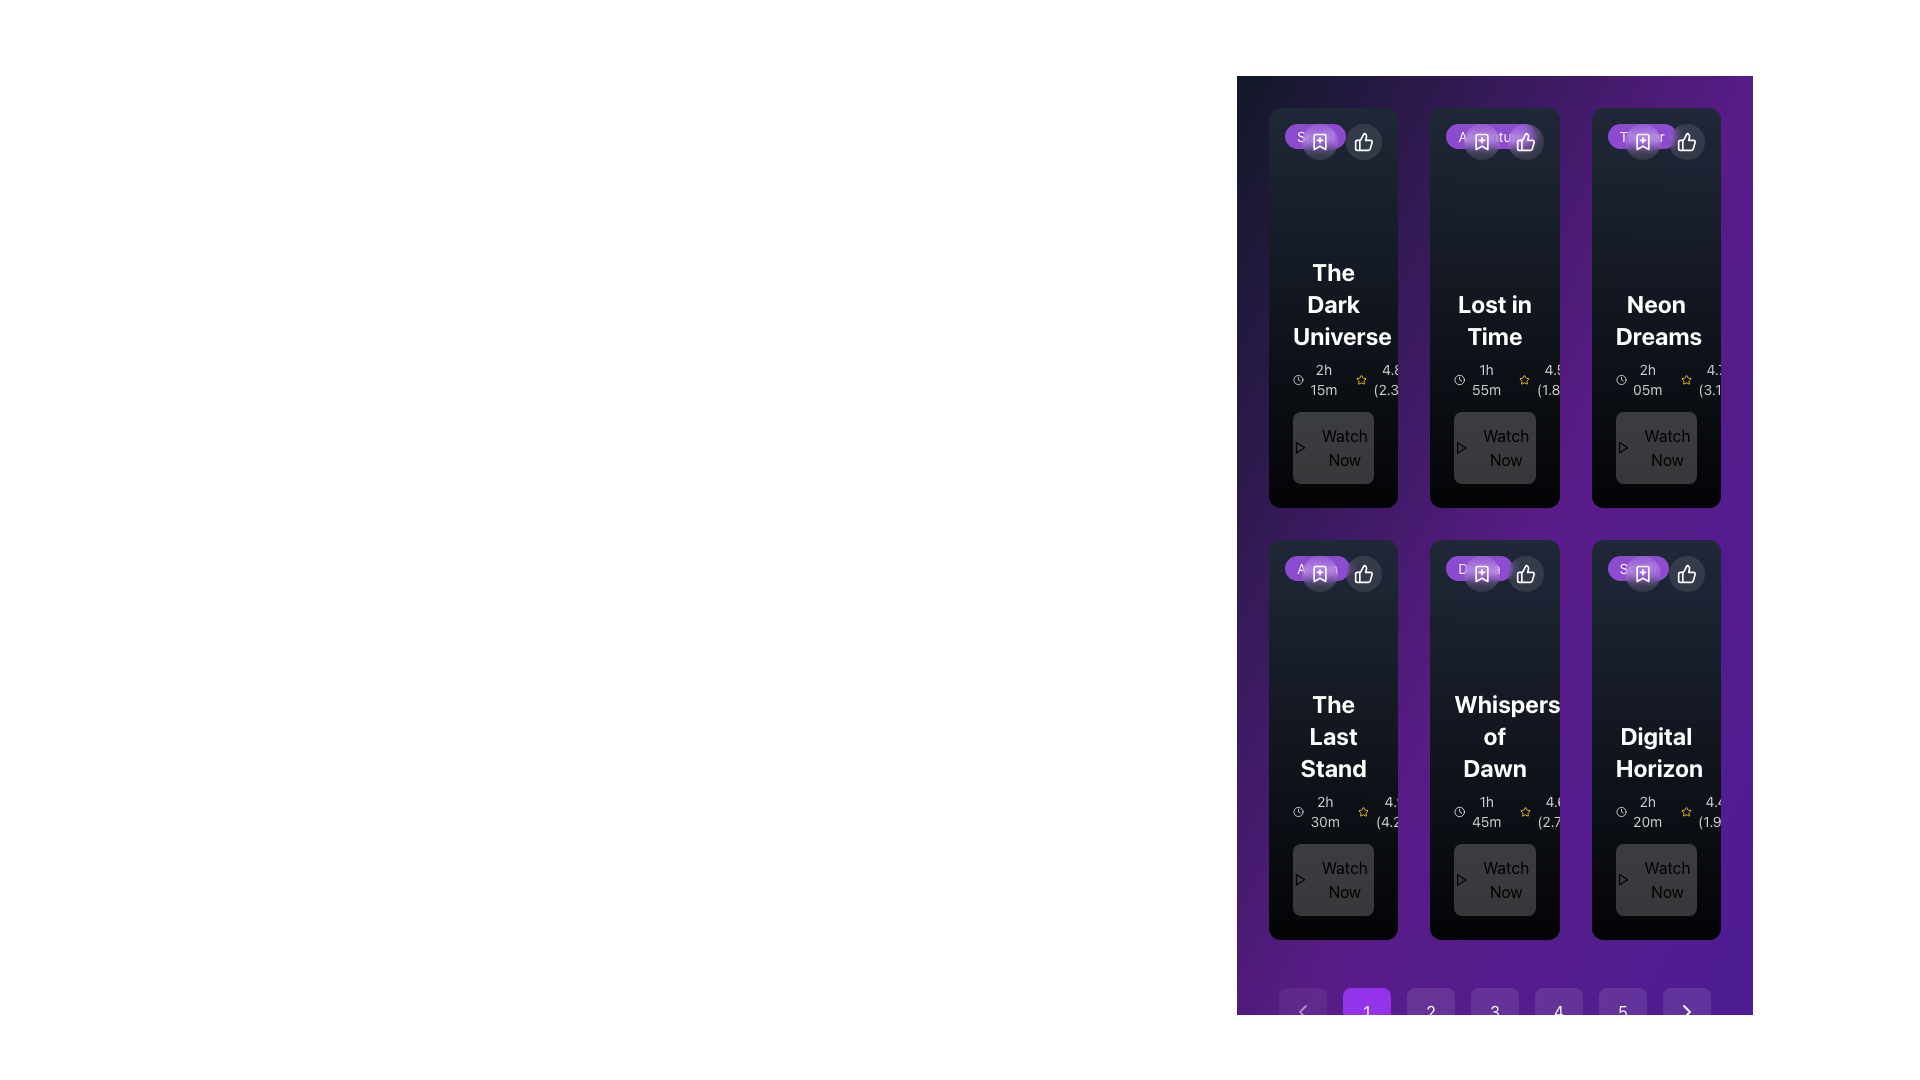 This screenshot has width=1920, height=1080. What do you see at coordinates (1333, 878) in the screenshot?
I see `the 'Watch Now' button located at the bottom of the third card in the movie carousel` at bounding box center [1333, 878].